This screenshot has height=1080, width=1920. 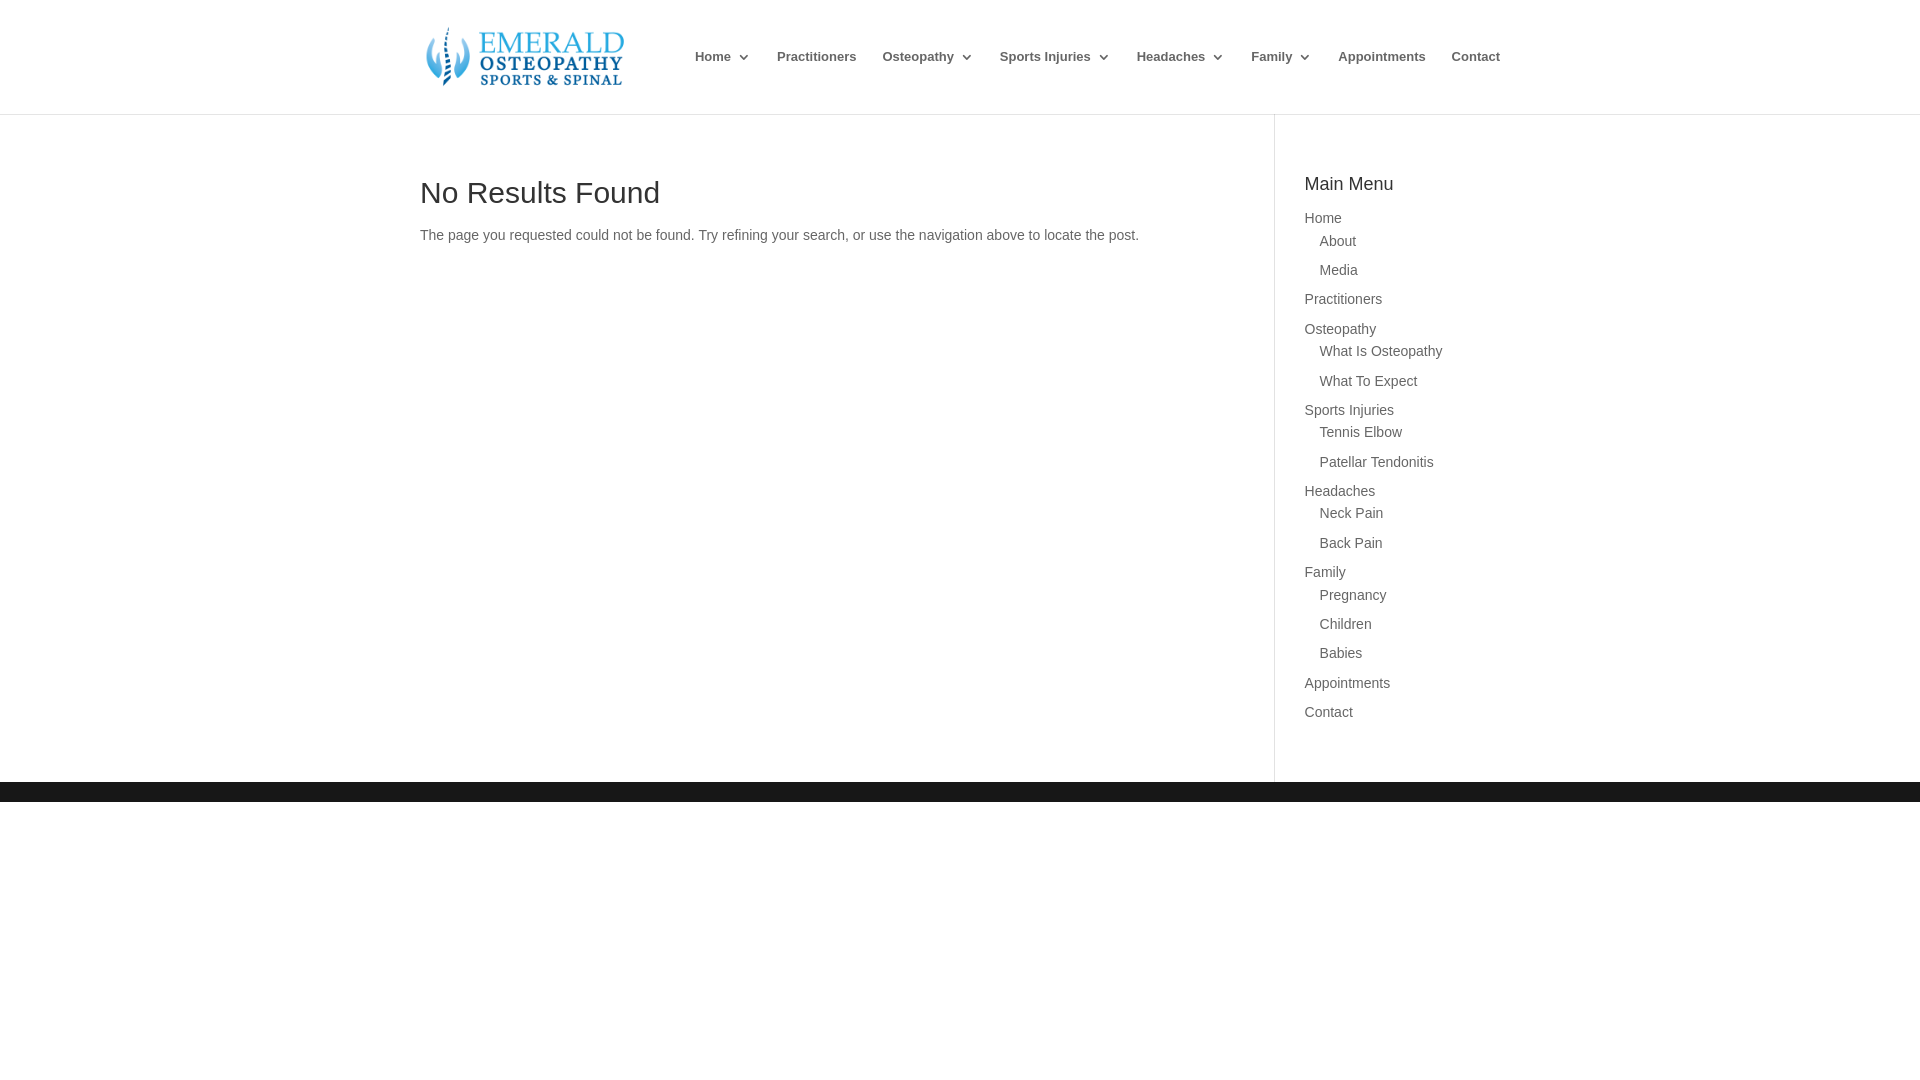 What do you see at coordinates (1338, 239) in the screenshot?
I see `'About'` at bounding box center [1338, 239].